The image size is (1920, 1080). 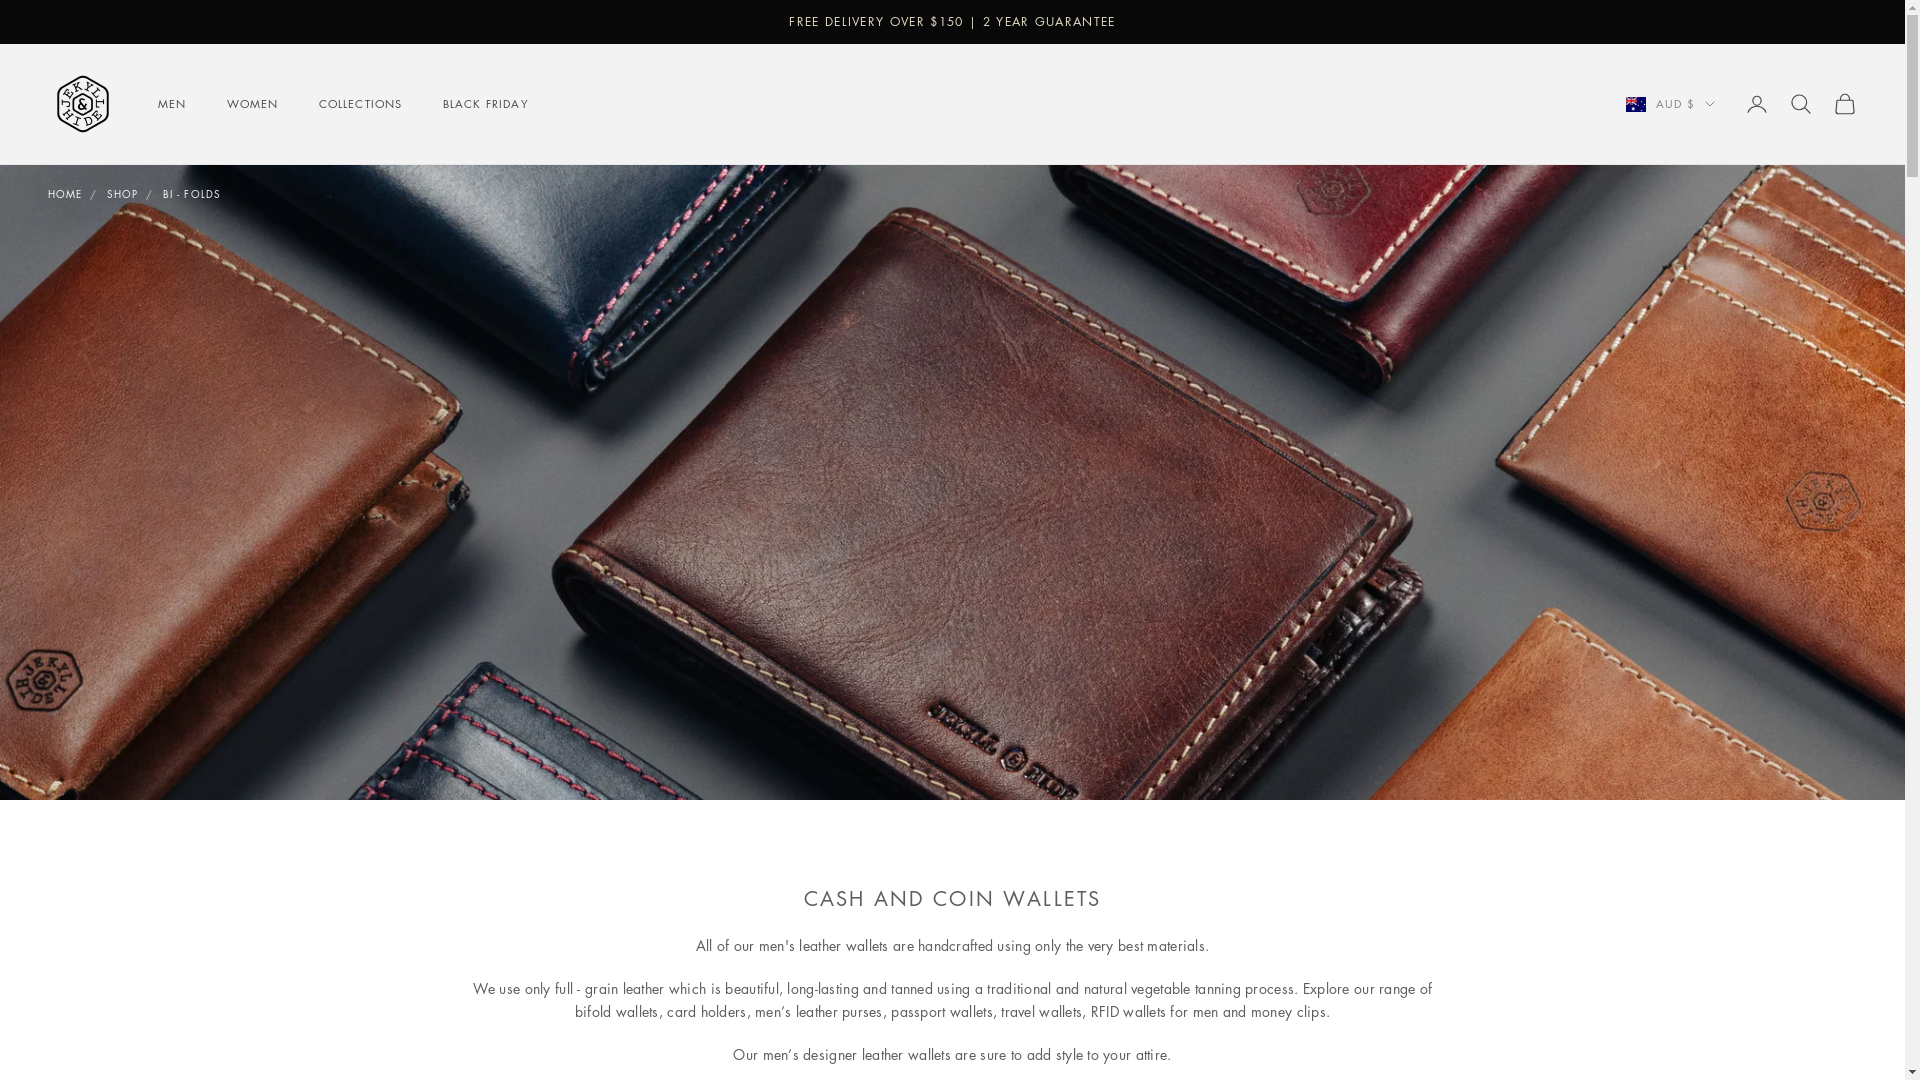 I want to click on 'Open account page', so click(x=1755, y=104).